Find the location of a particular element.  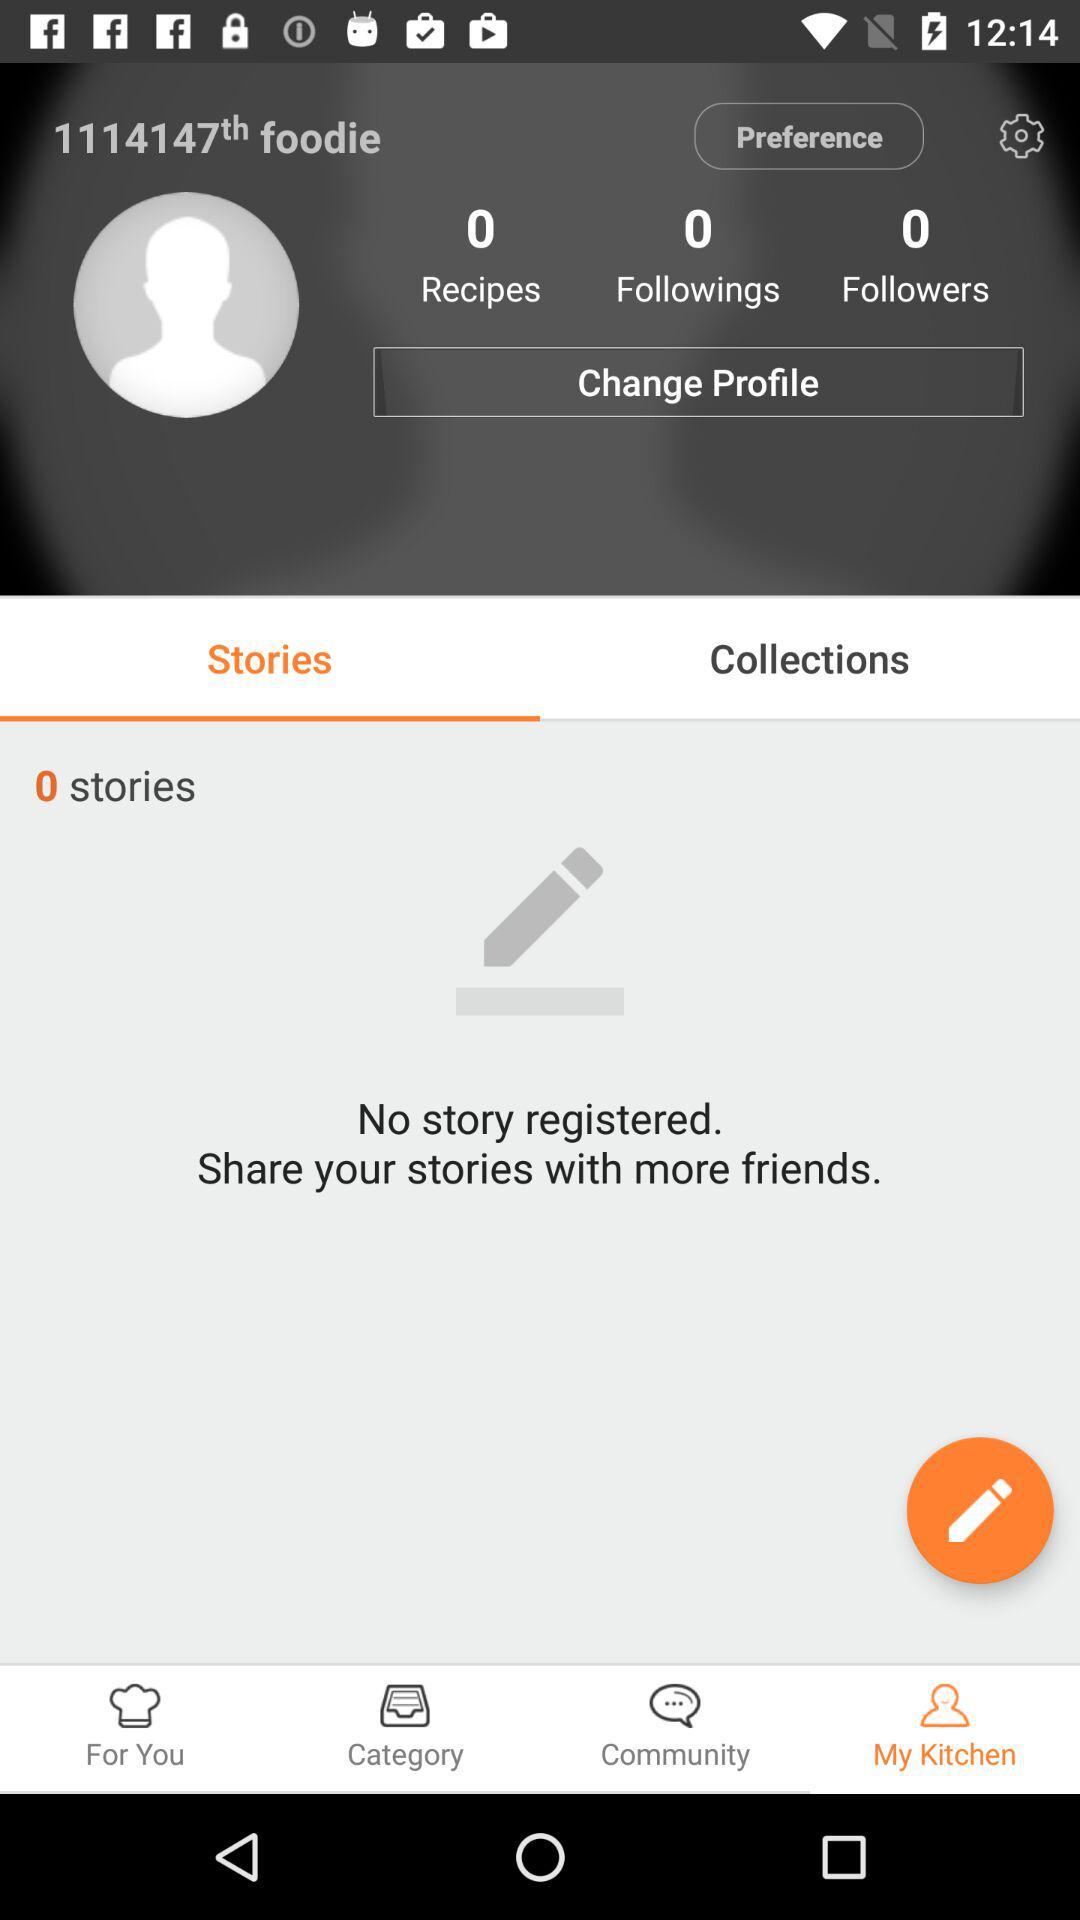

register is located at coordinates (979, 1510).